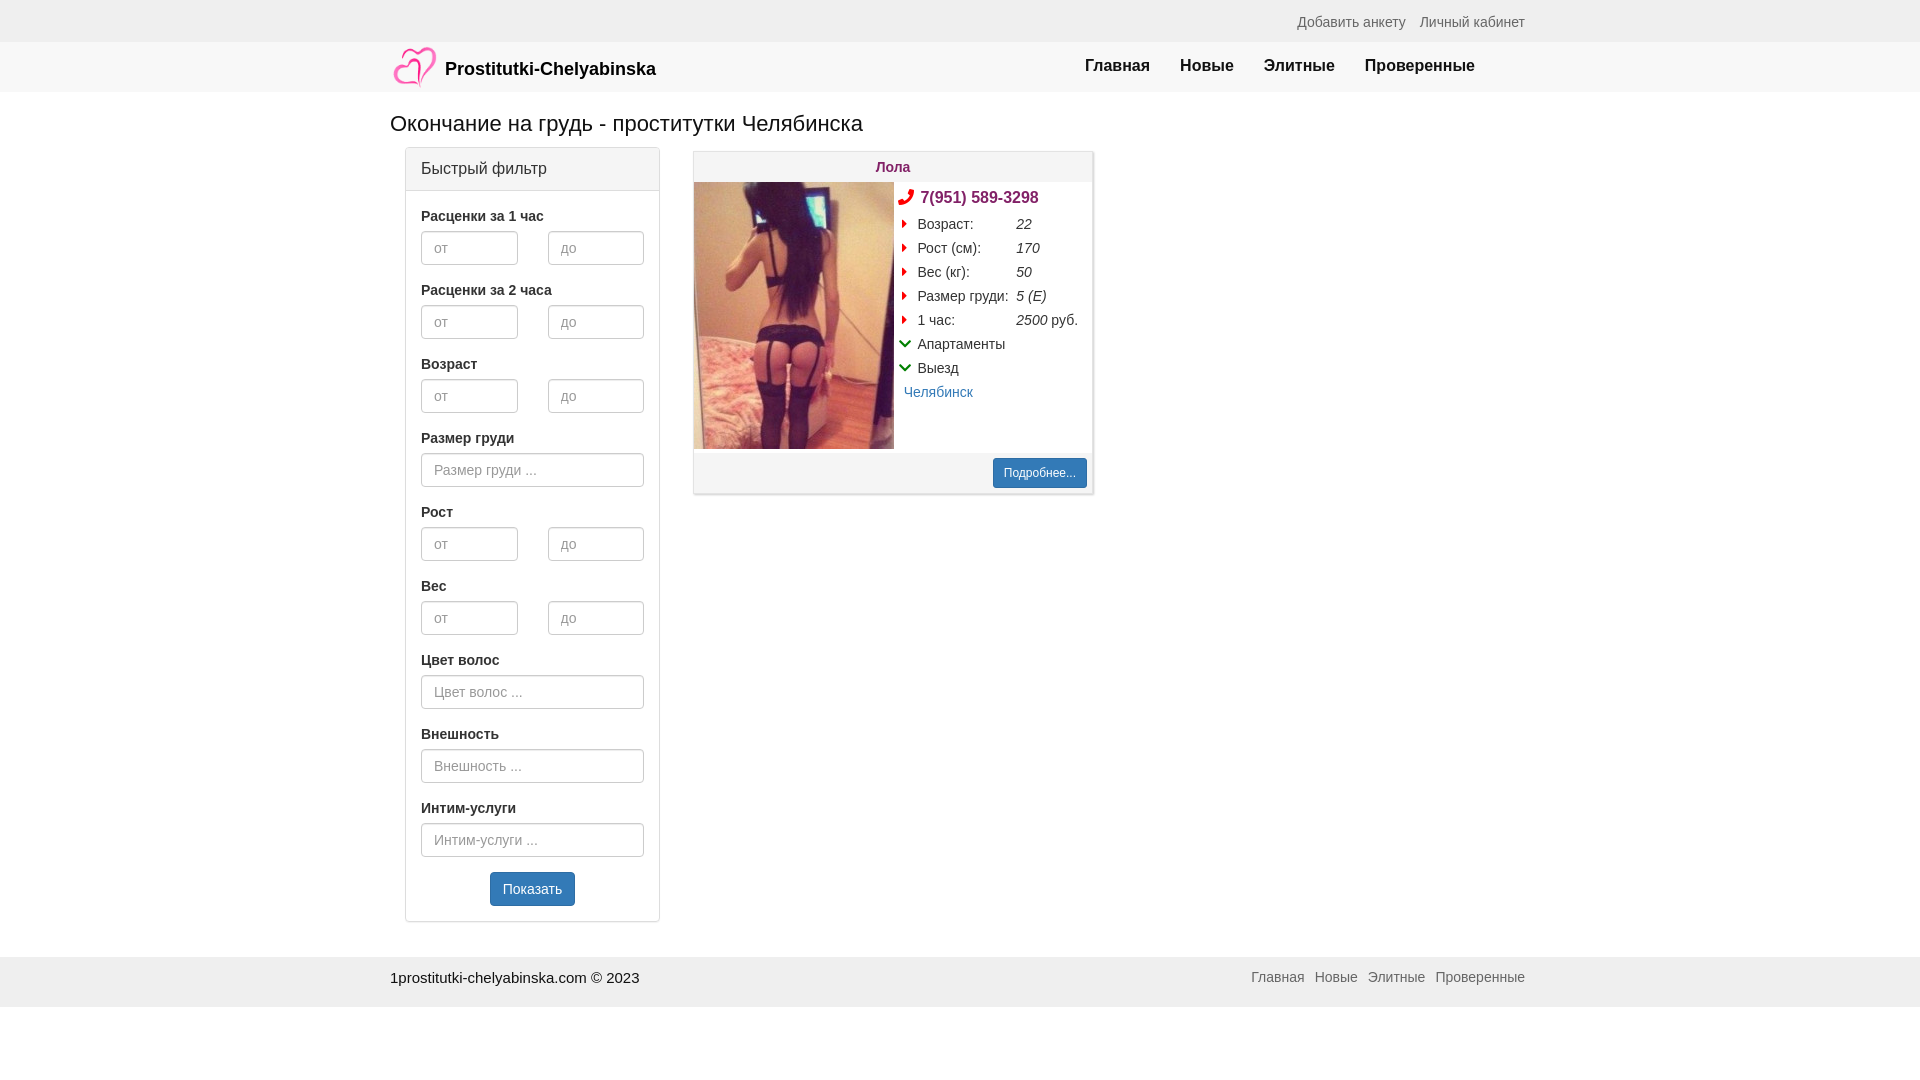 The width and height of the screenshot is (1920, 1080). Describe the element at coordinates (523, 56) in the screenshot. I see `'Prostitutki-Chelyabinska'` at that location.